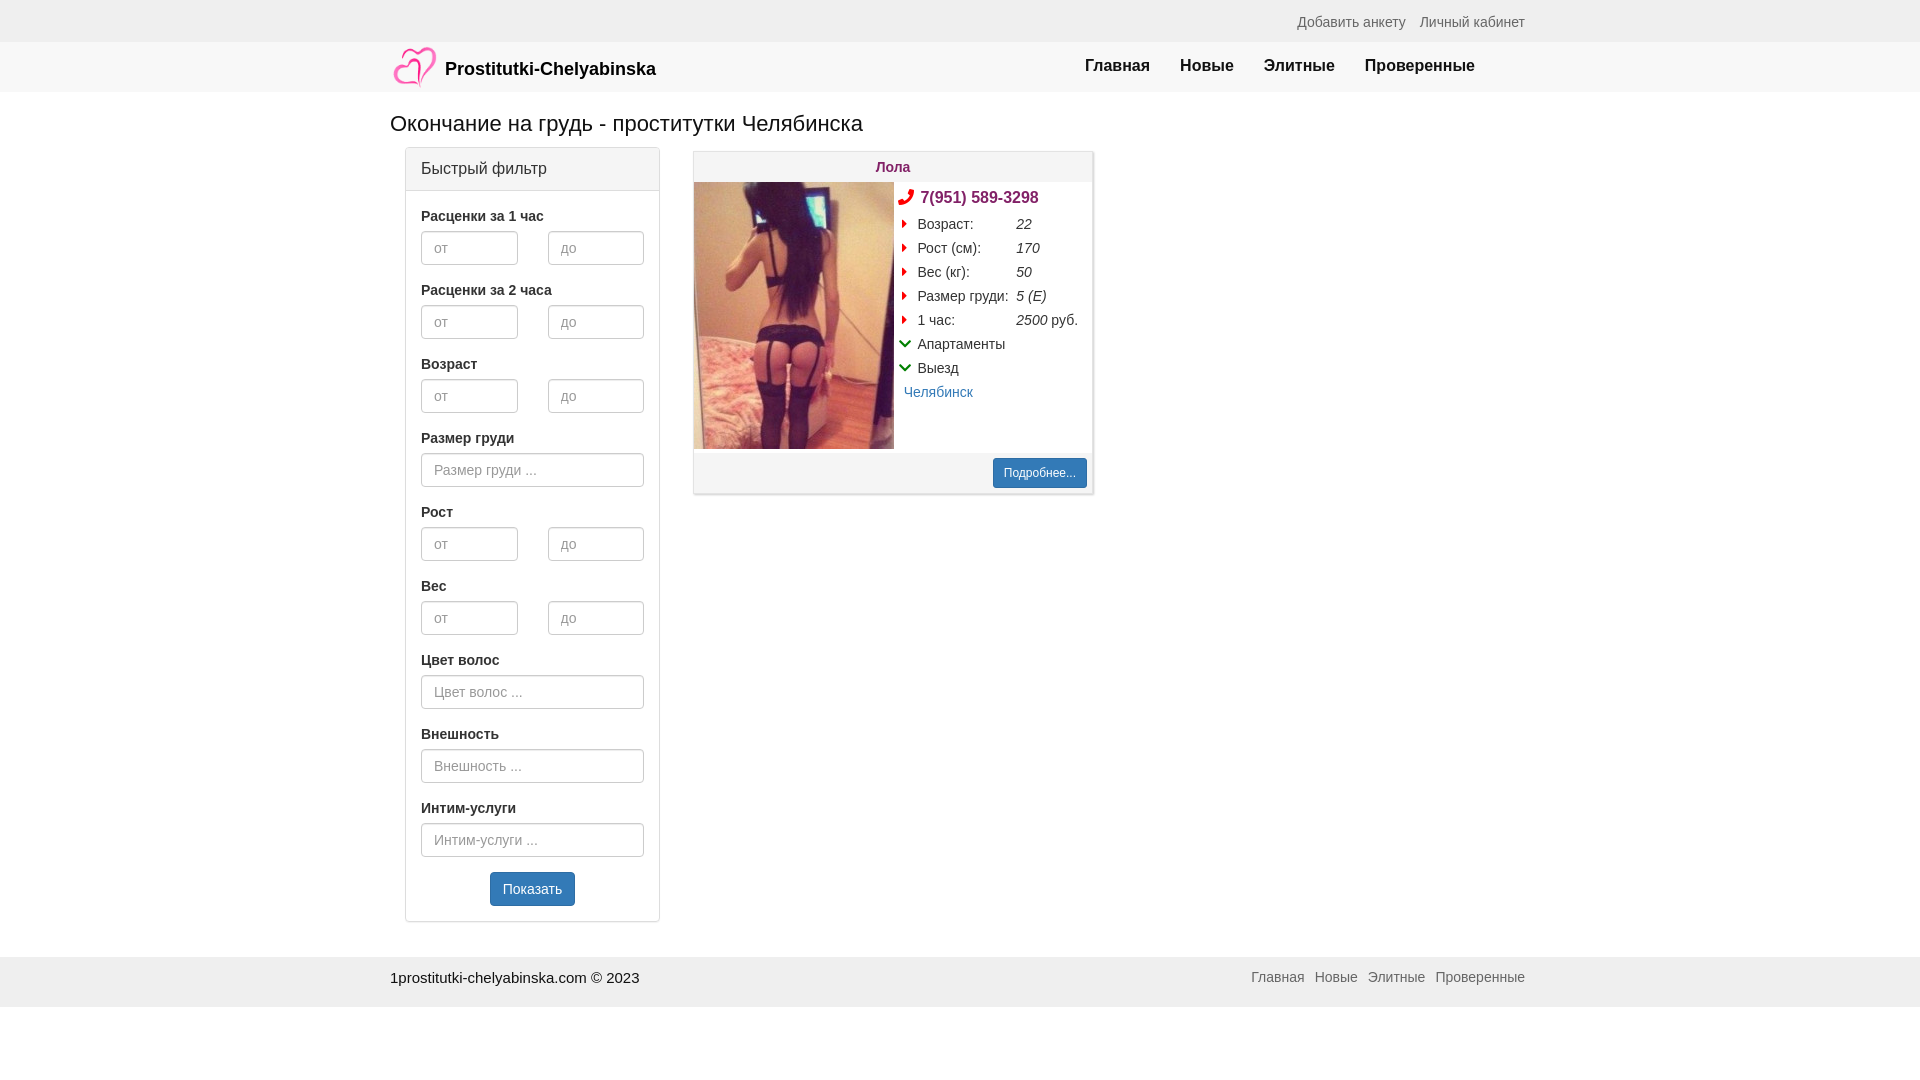 The width and height of the screenshot is (1920, 1080). Describe the element at coordinates (523, 56) in the screenshot. I see `'Prostitutki-Chelyabinska'` at that location.